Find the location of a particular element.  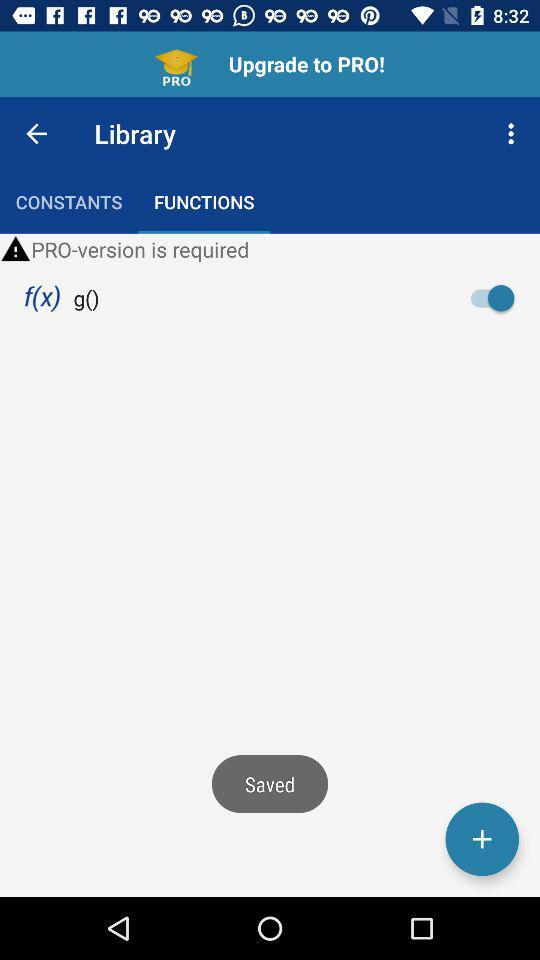

the add icon is located at coordinates (481, 839).